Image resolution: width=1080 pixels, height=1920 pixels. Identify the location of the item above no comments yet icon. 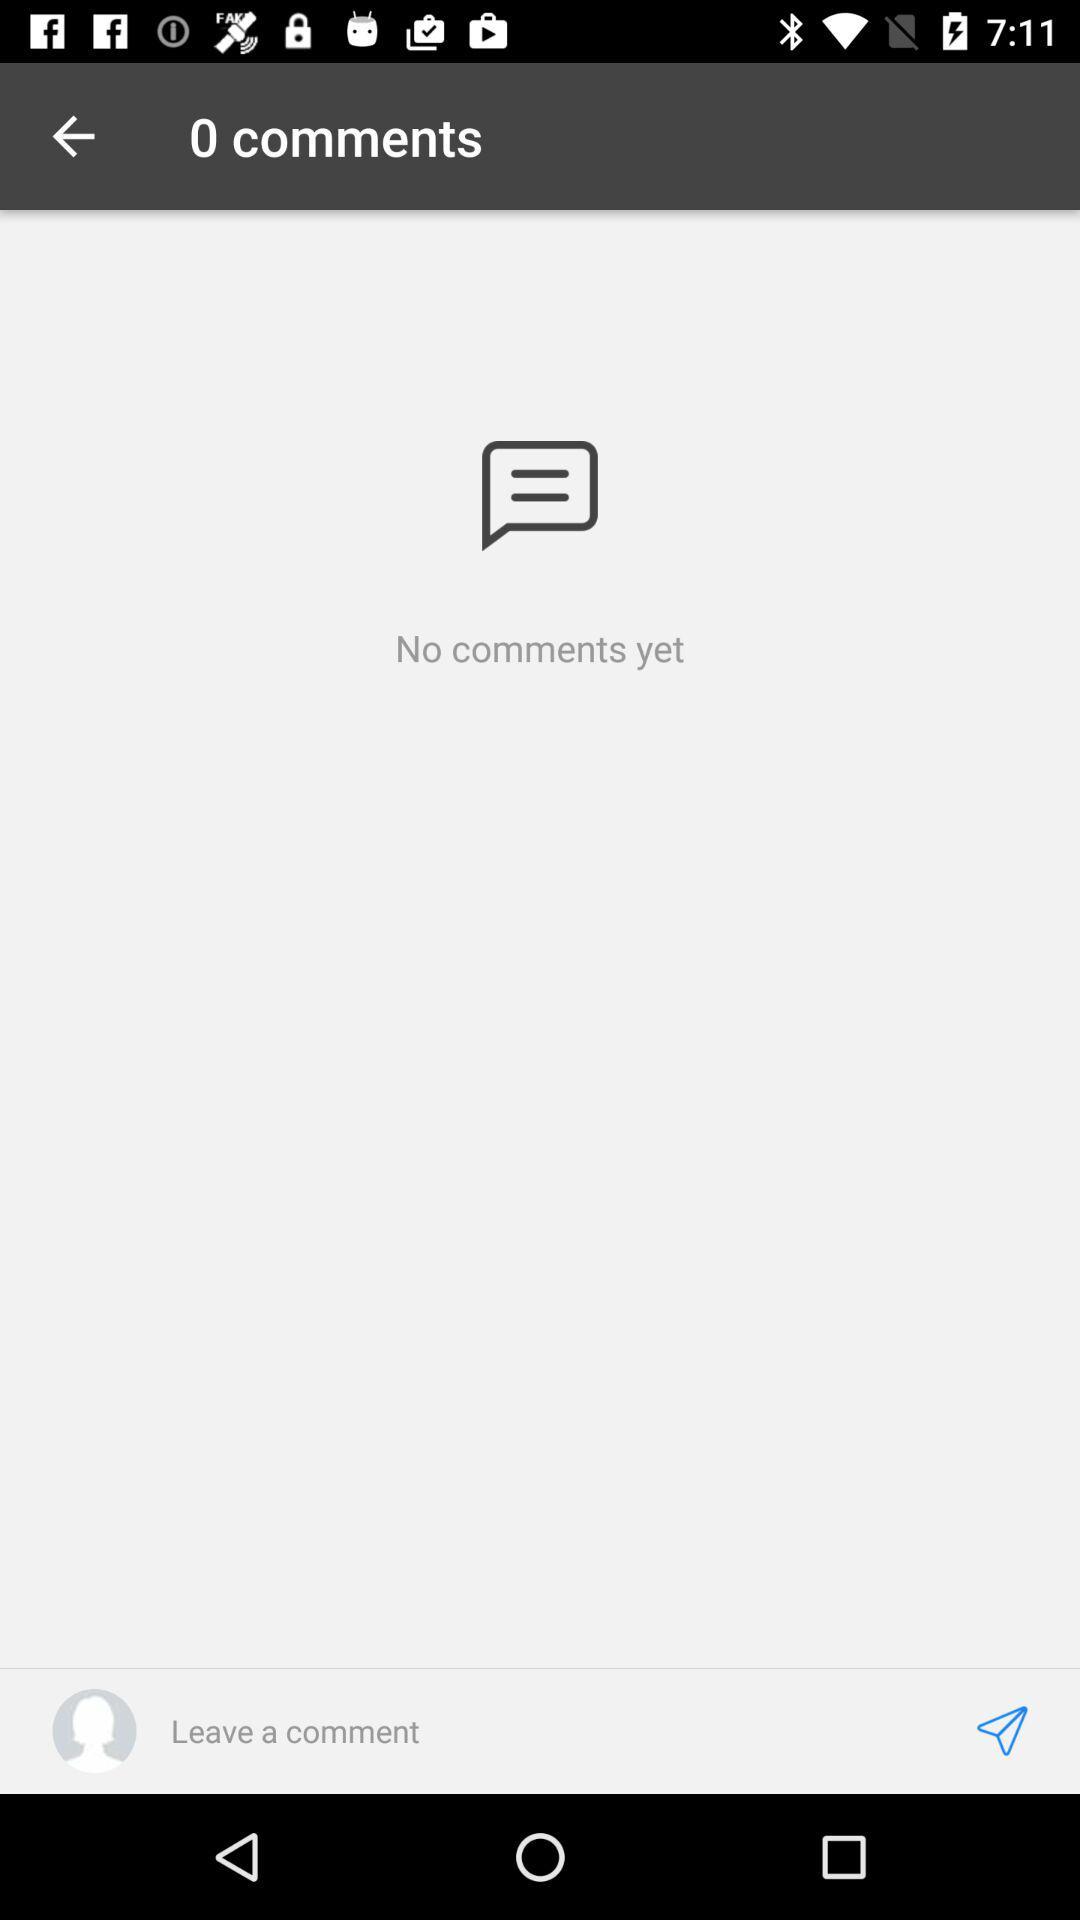
(540, 496).